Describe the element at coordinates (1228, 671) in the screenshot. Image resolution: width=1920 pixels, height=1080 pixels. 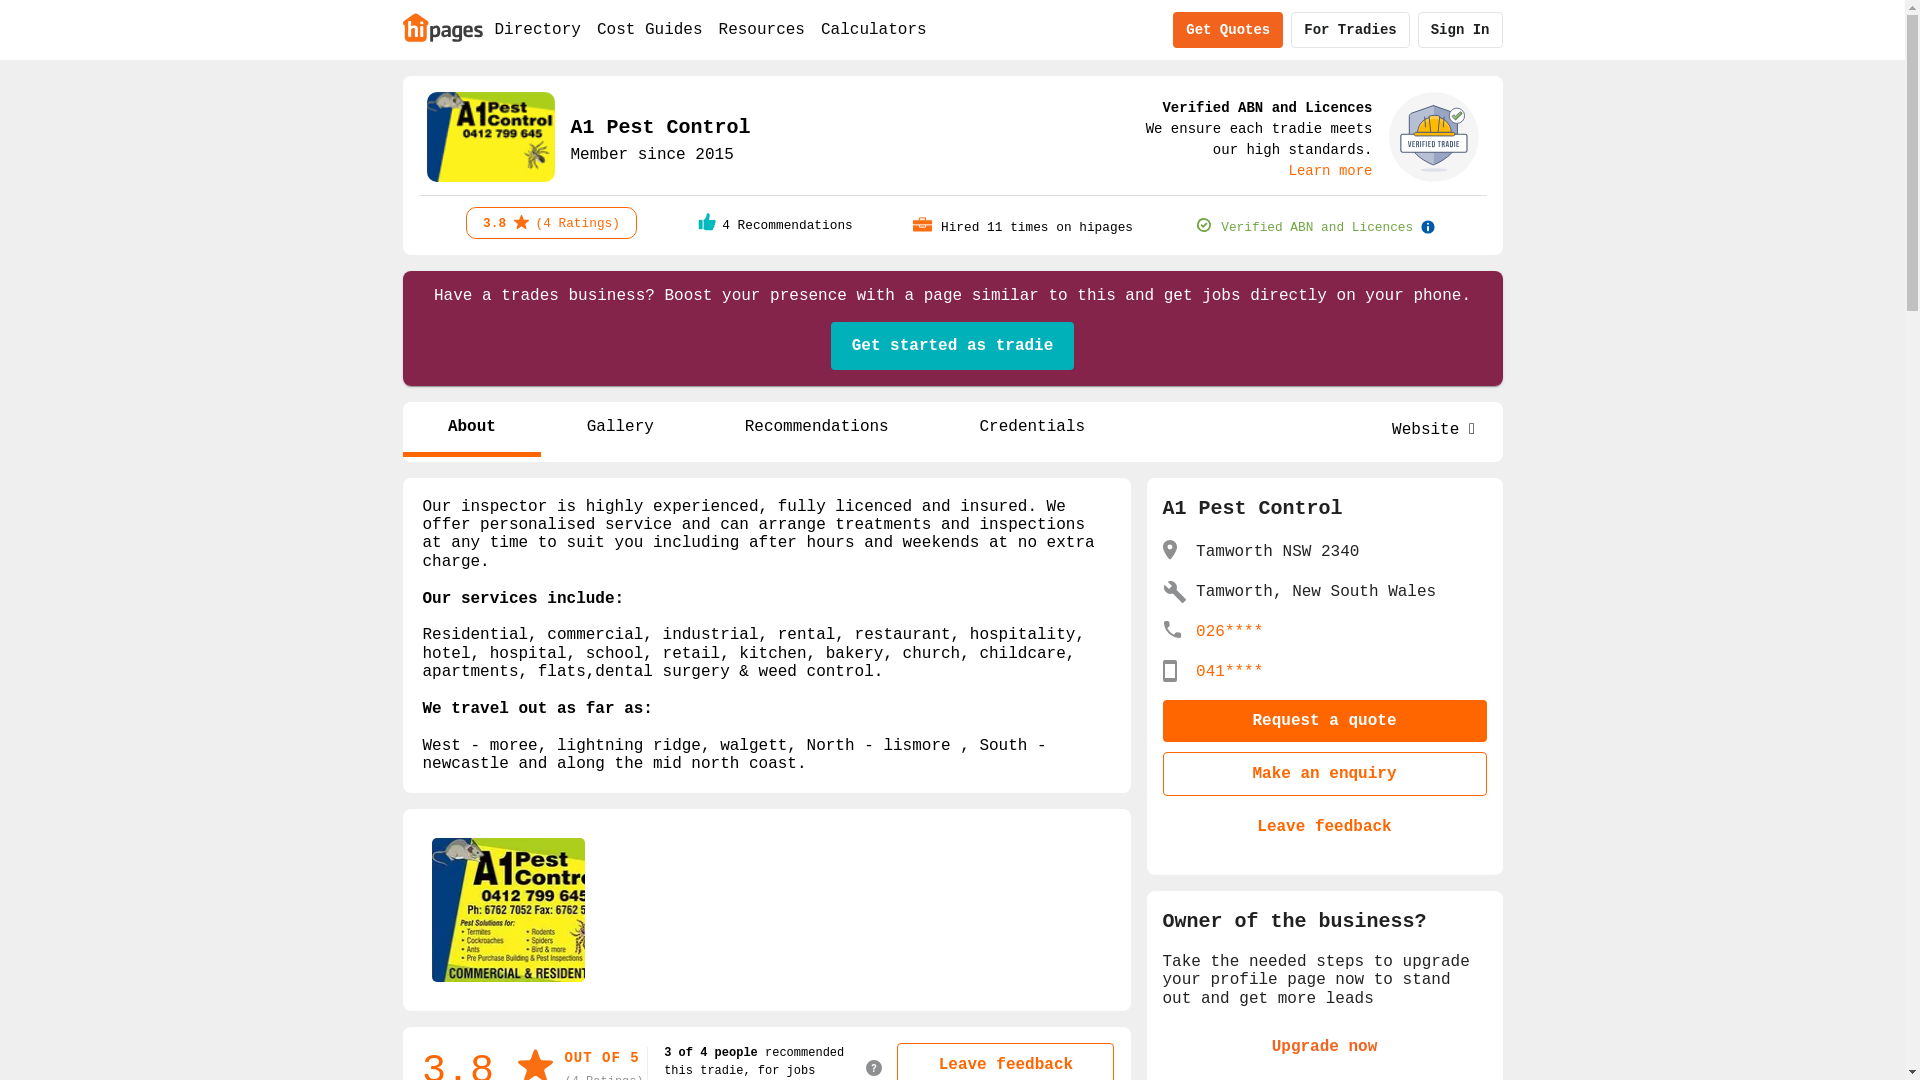
I see `'041****'` at that location.